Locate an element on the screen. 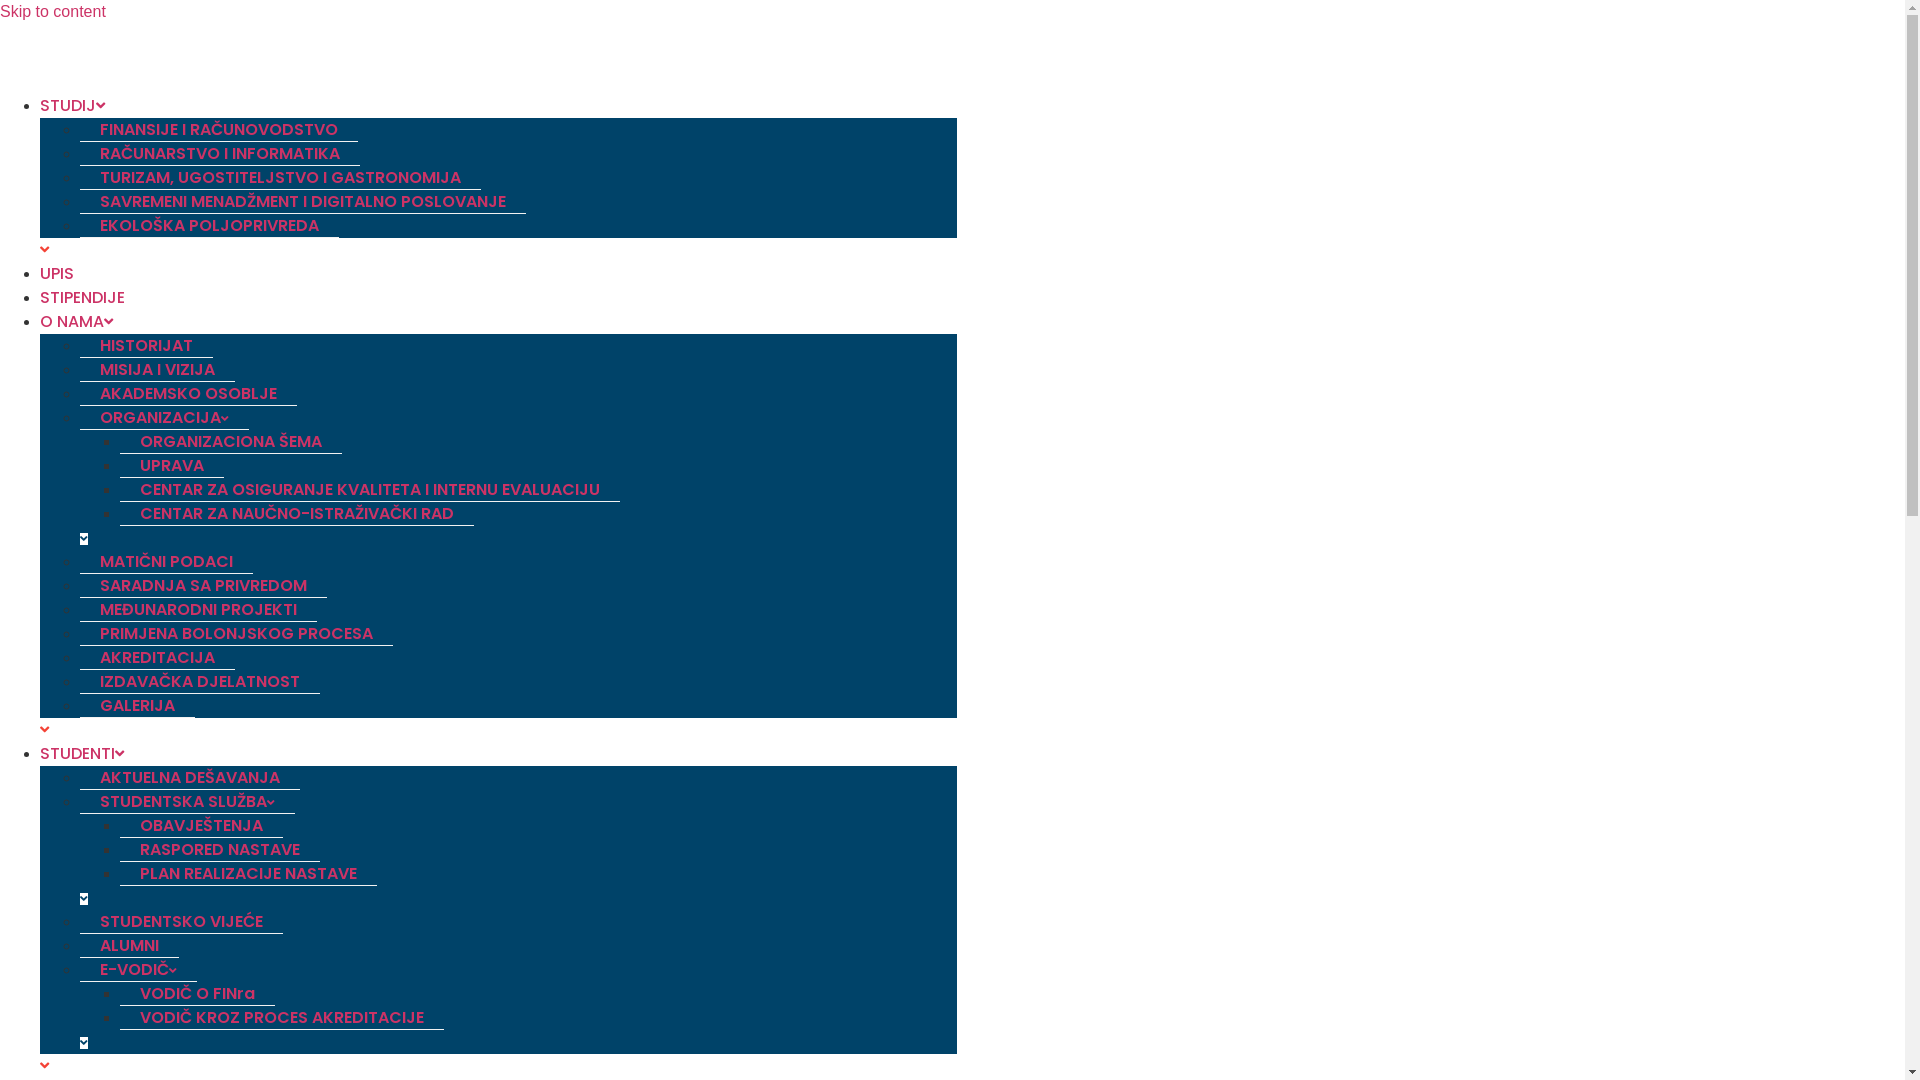 Image resolution: width=1920 pixels, height=1080 pixels. 'TURIZAM, UGOSTITELJSTVO I GASTRONOMIJA' is located at coordinates (279, 176).